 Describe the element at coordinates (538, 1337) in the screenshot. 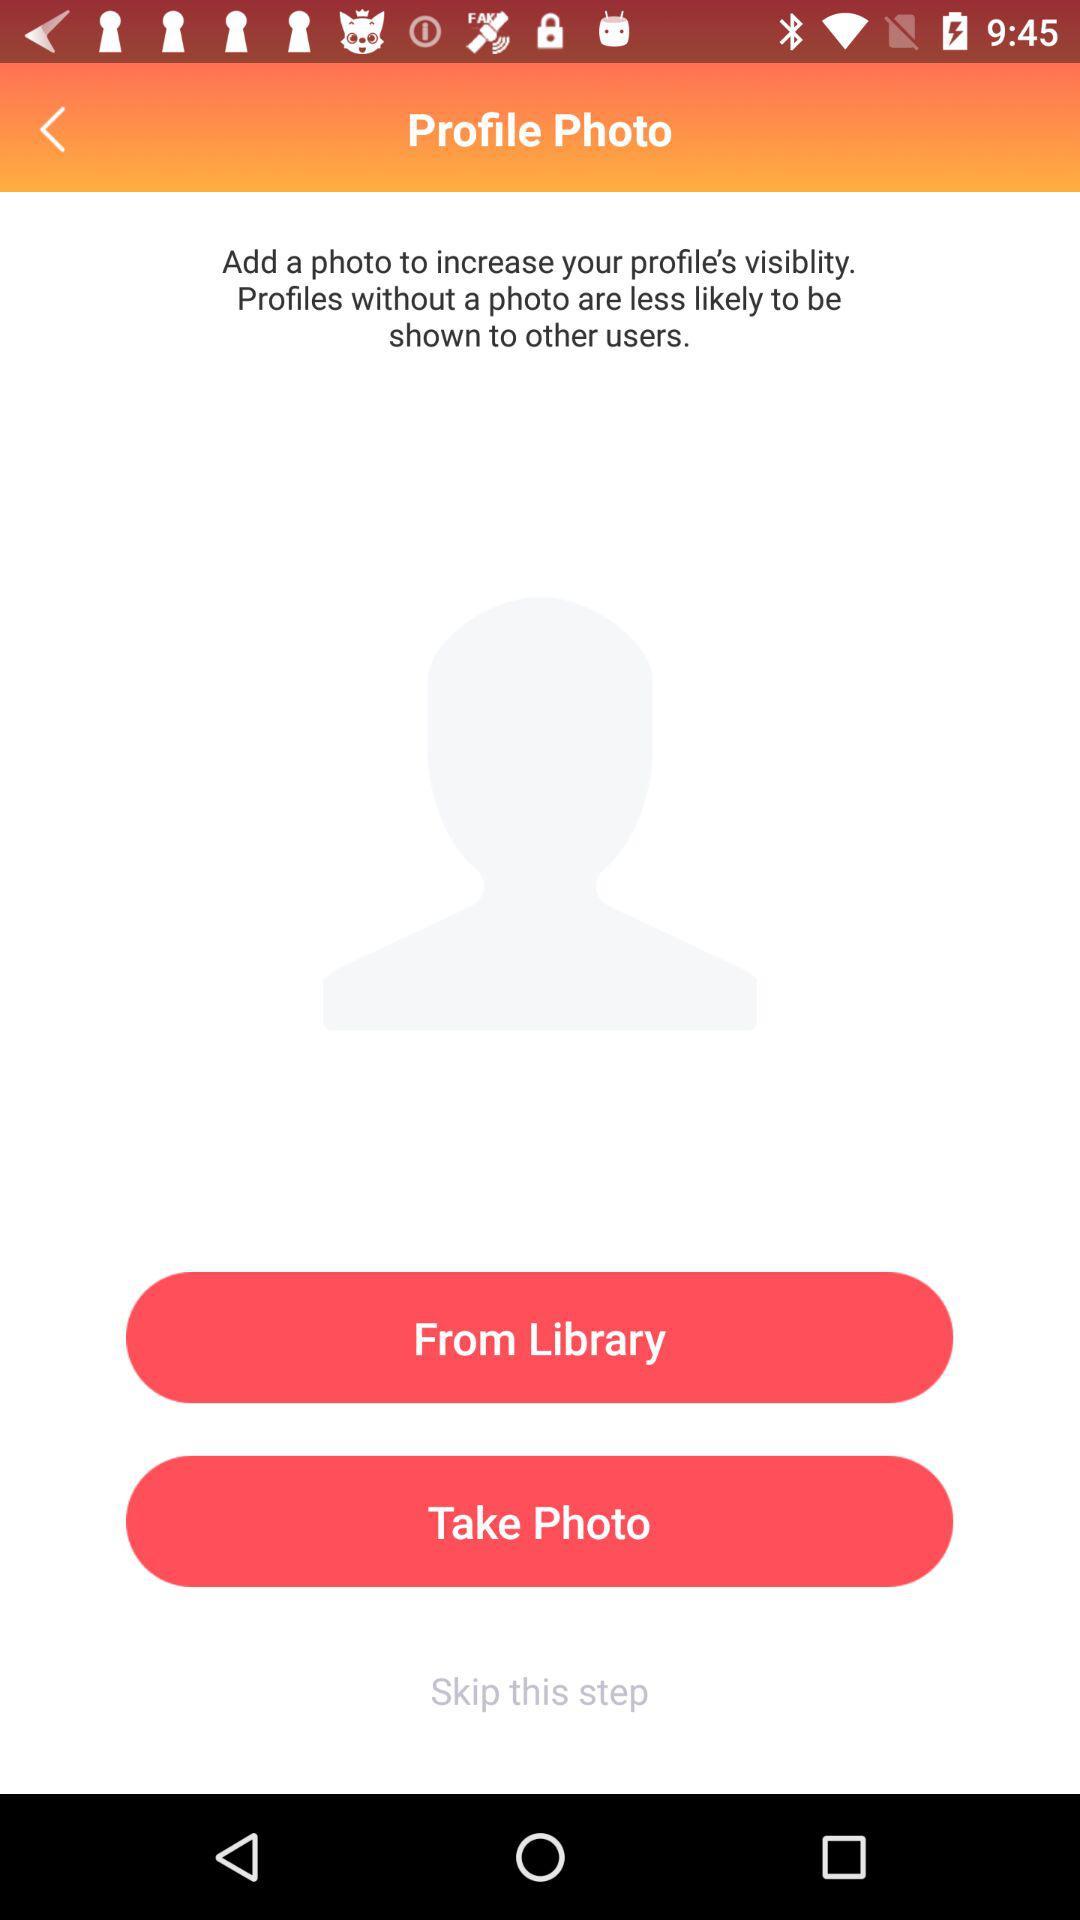

I see `from library` at that location.